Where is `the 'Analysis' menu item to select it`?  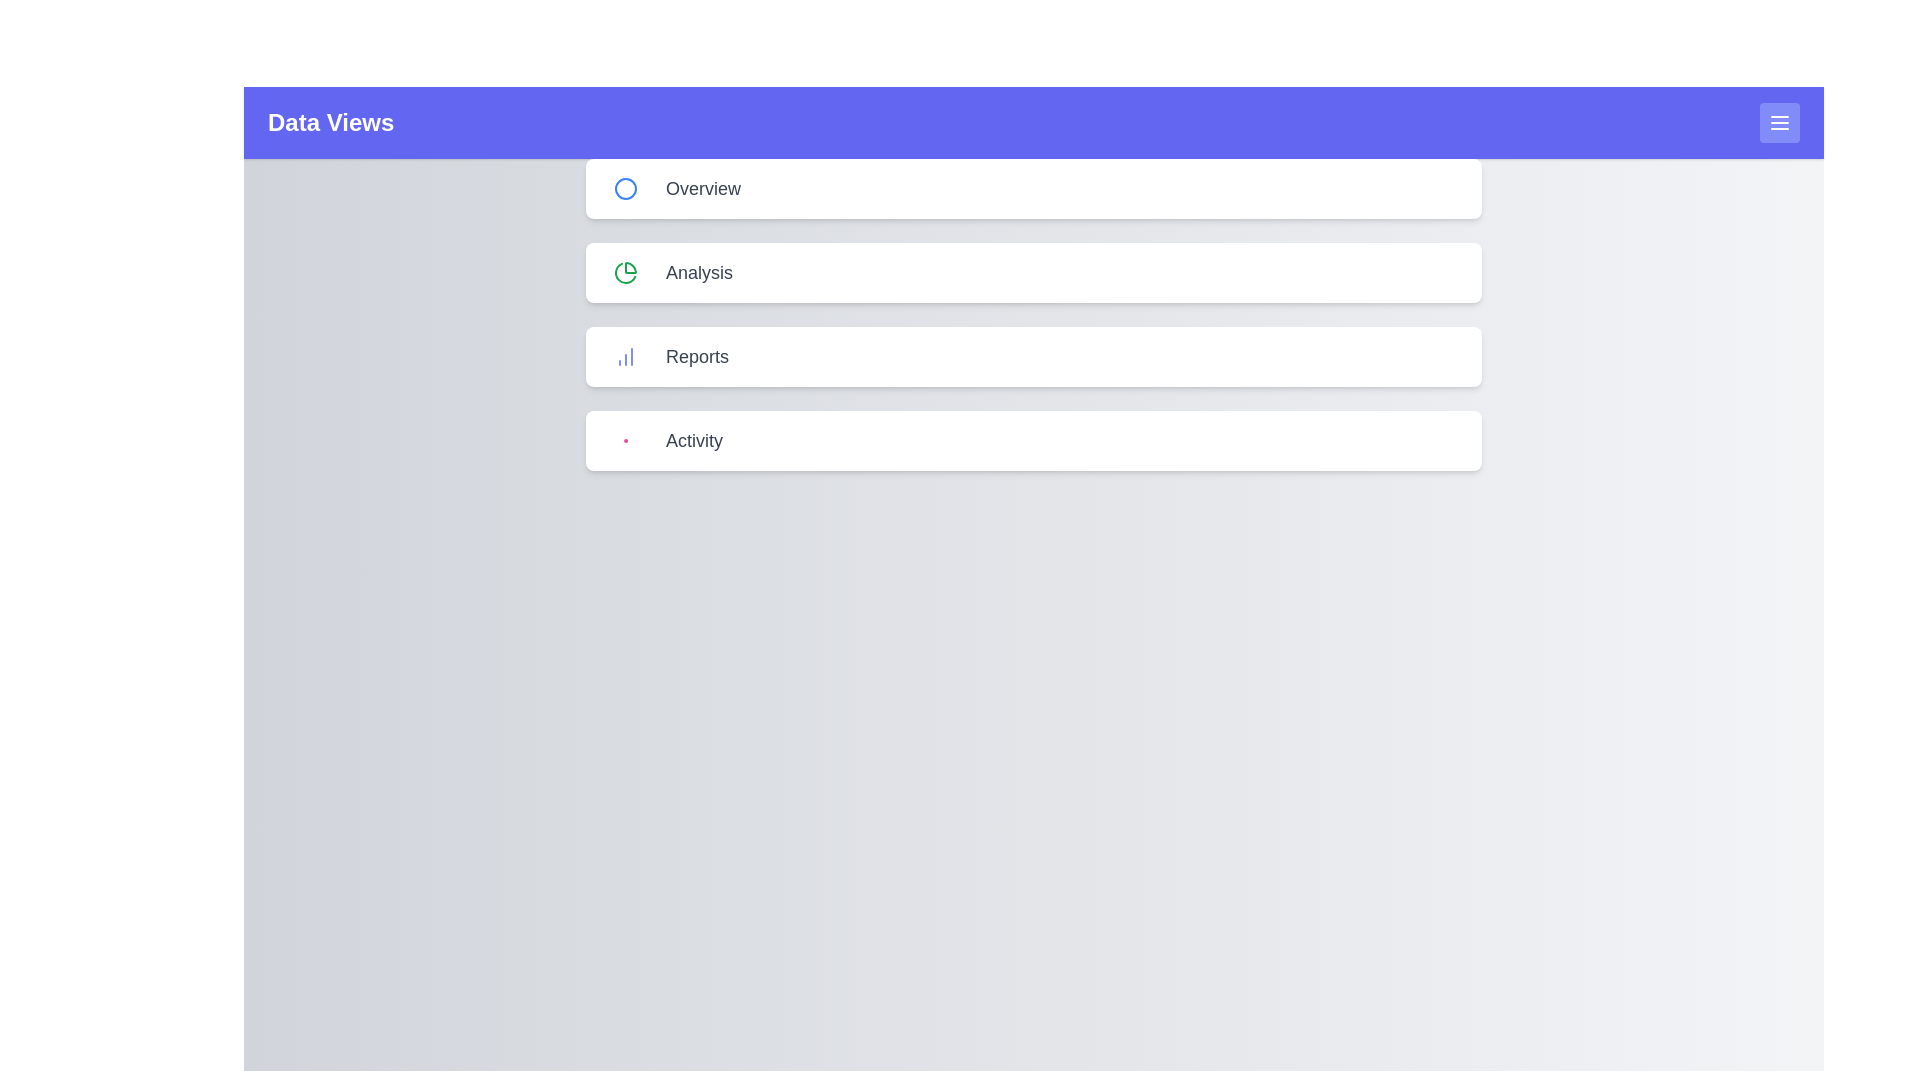
the 'Analysis' menu item to select it is located at coordinates (1033, 273).